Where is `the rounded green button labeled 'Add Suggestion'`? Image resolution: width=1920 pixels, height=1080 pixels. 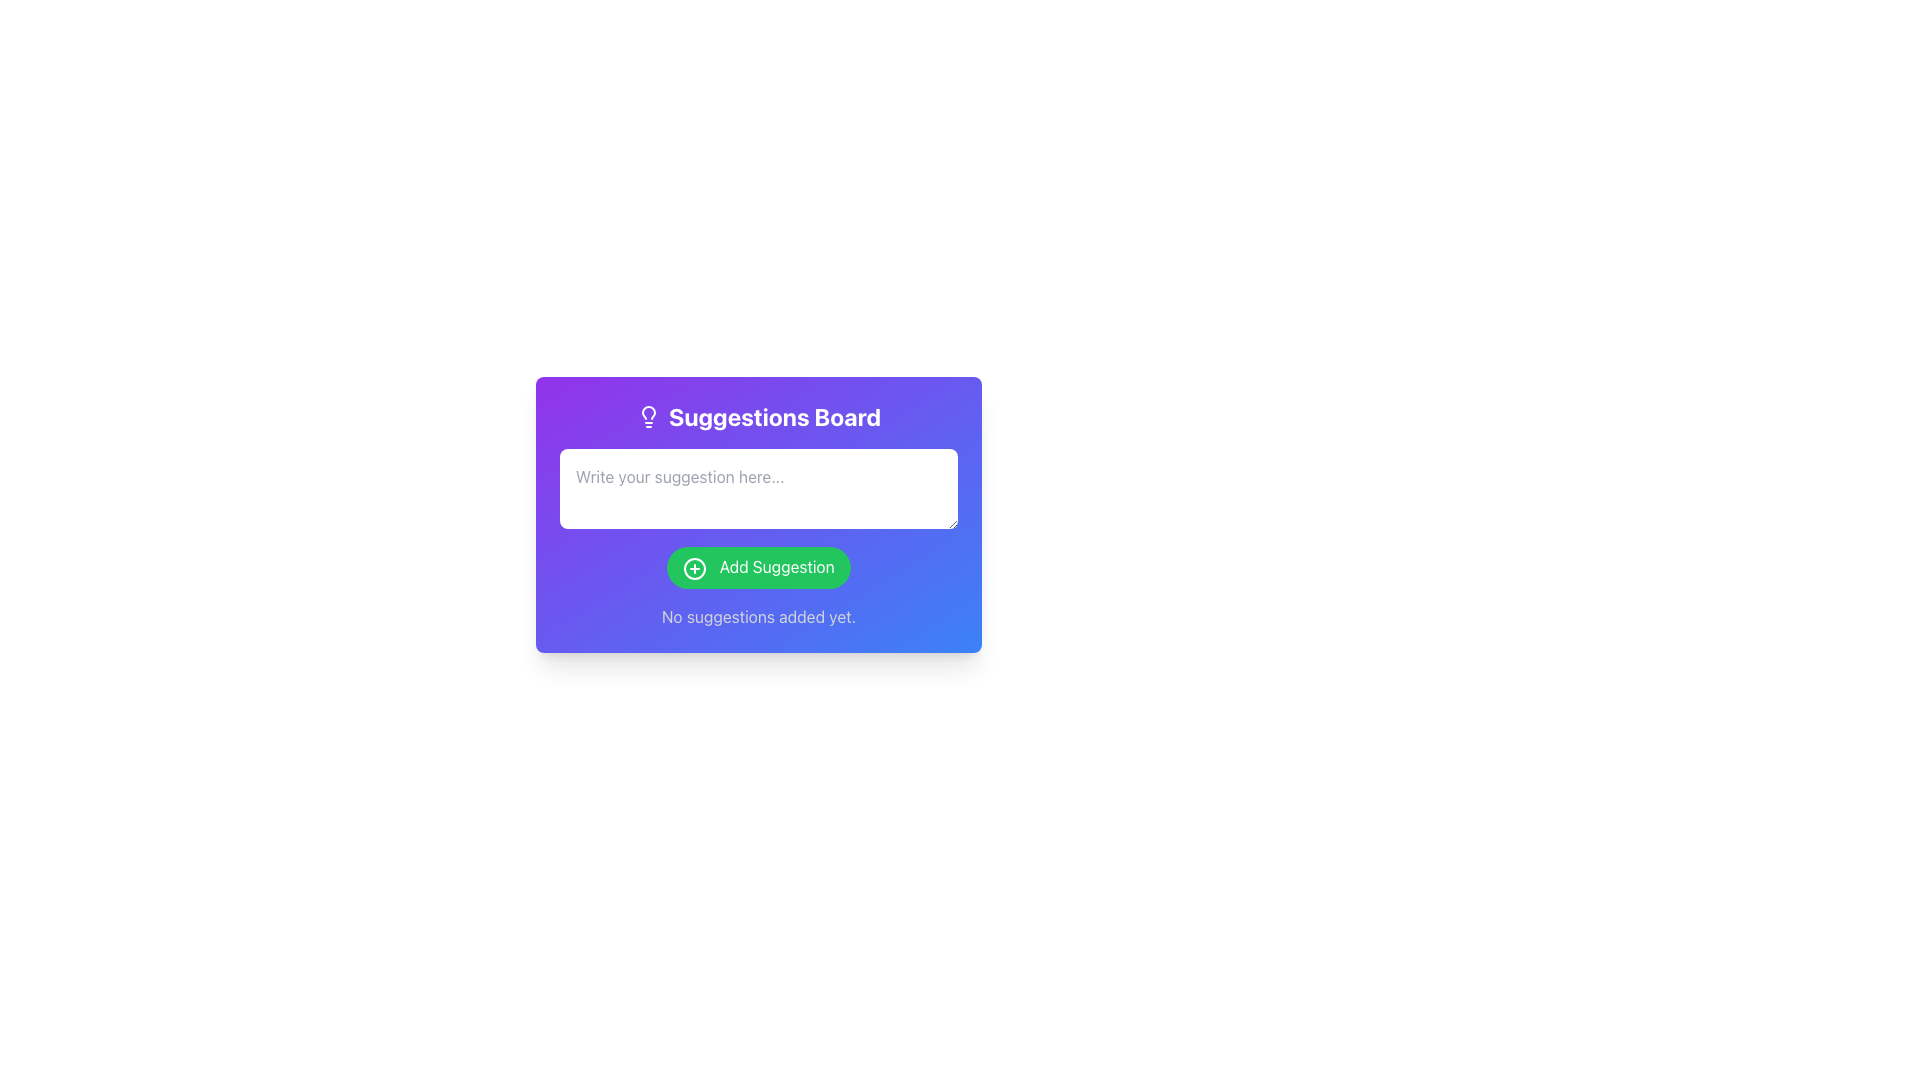
the rounded green button labeled 'Add Suggestion' is located at coordinates (757, 567).